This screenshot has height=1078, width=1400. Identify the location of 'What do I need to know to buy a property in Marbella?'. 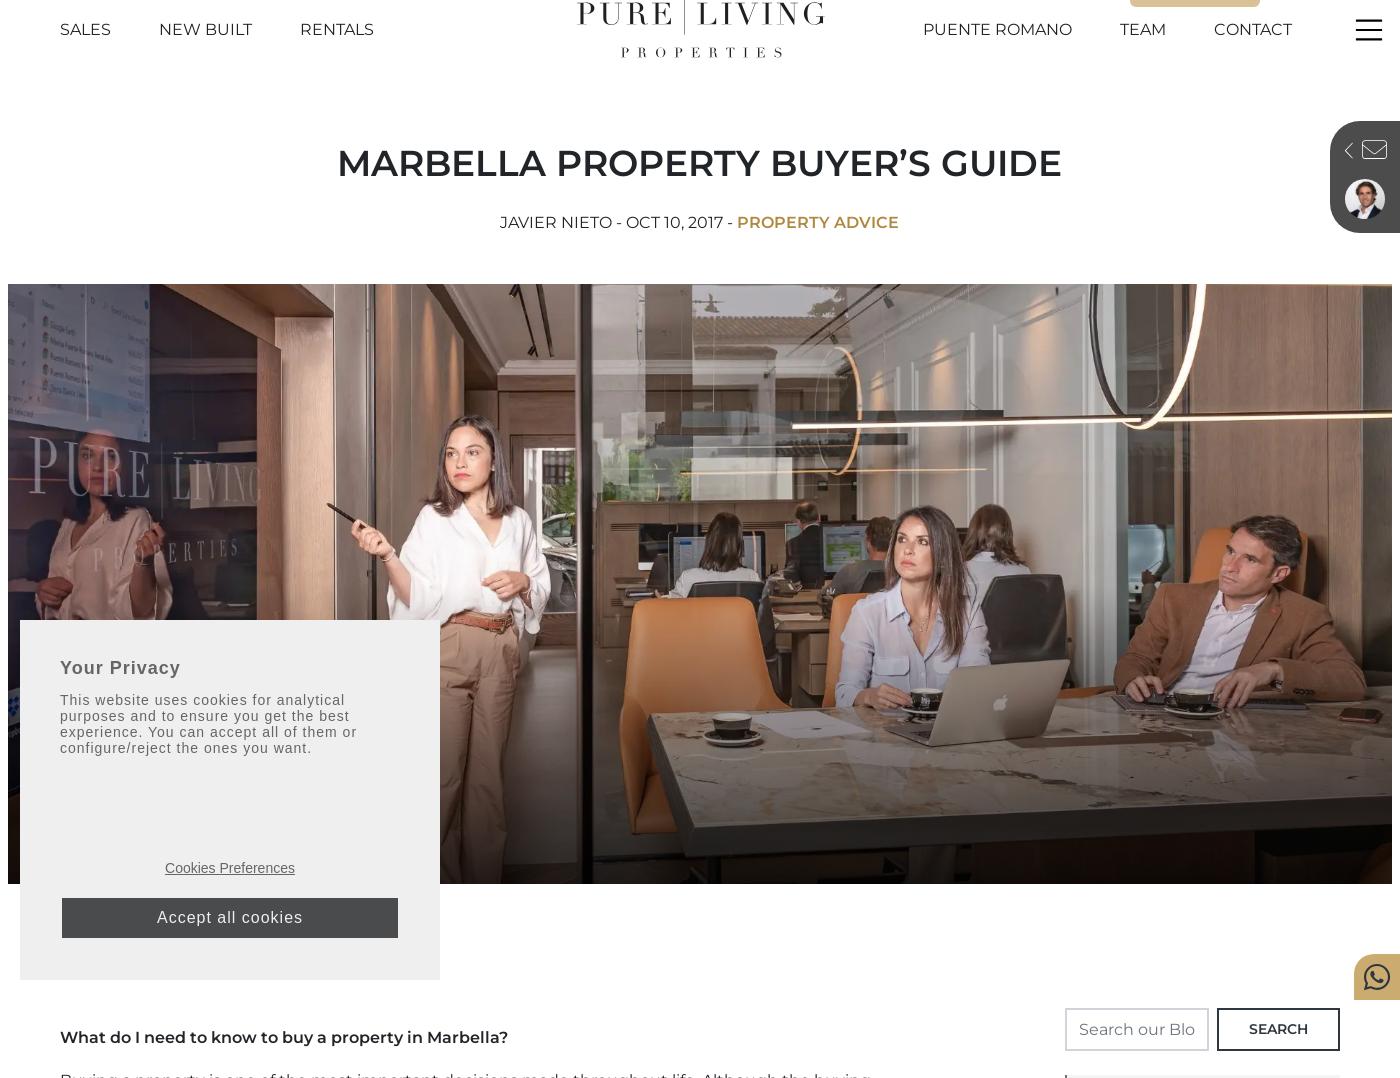
(284, 1035).